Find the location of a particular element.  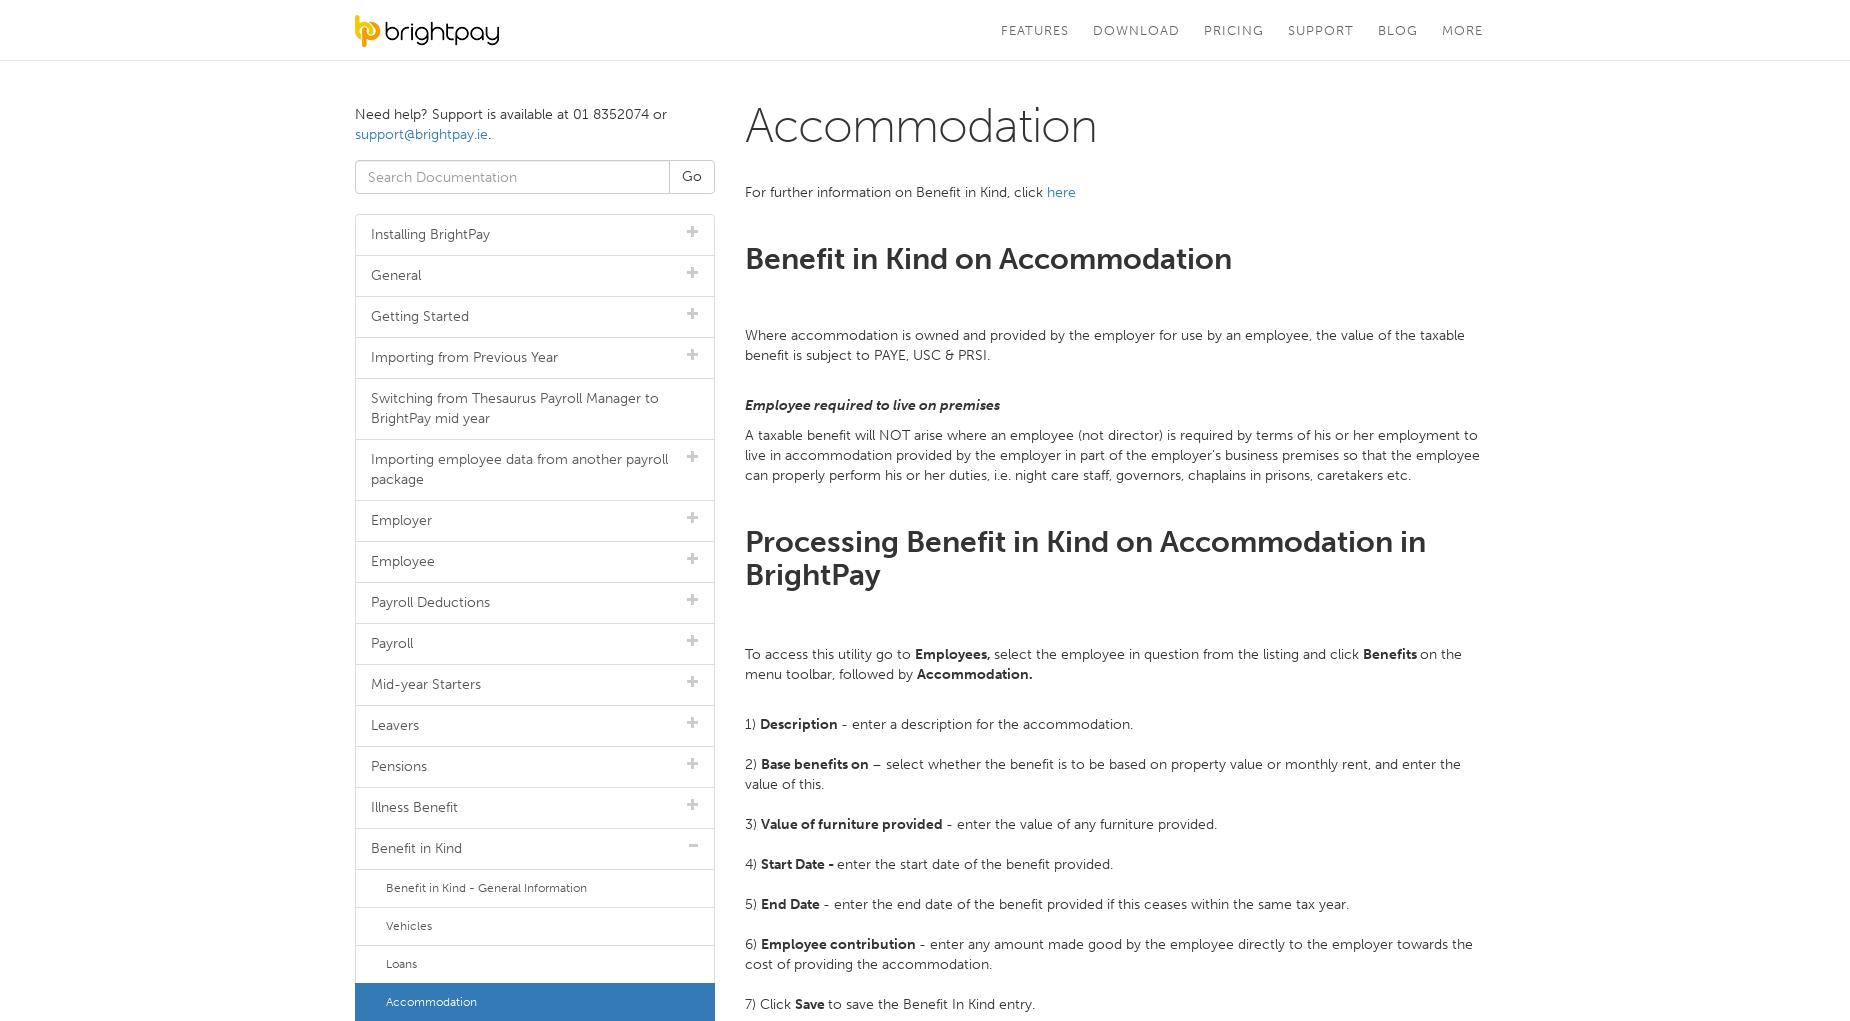

'Switching from Thesaurus Payroll Manager to BrightPay mid year' is located at coordinates (369, 407).